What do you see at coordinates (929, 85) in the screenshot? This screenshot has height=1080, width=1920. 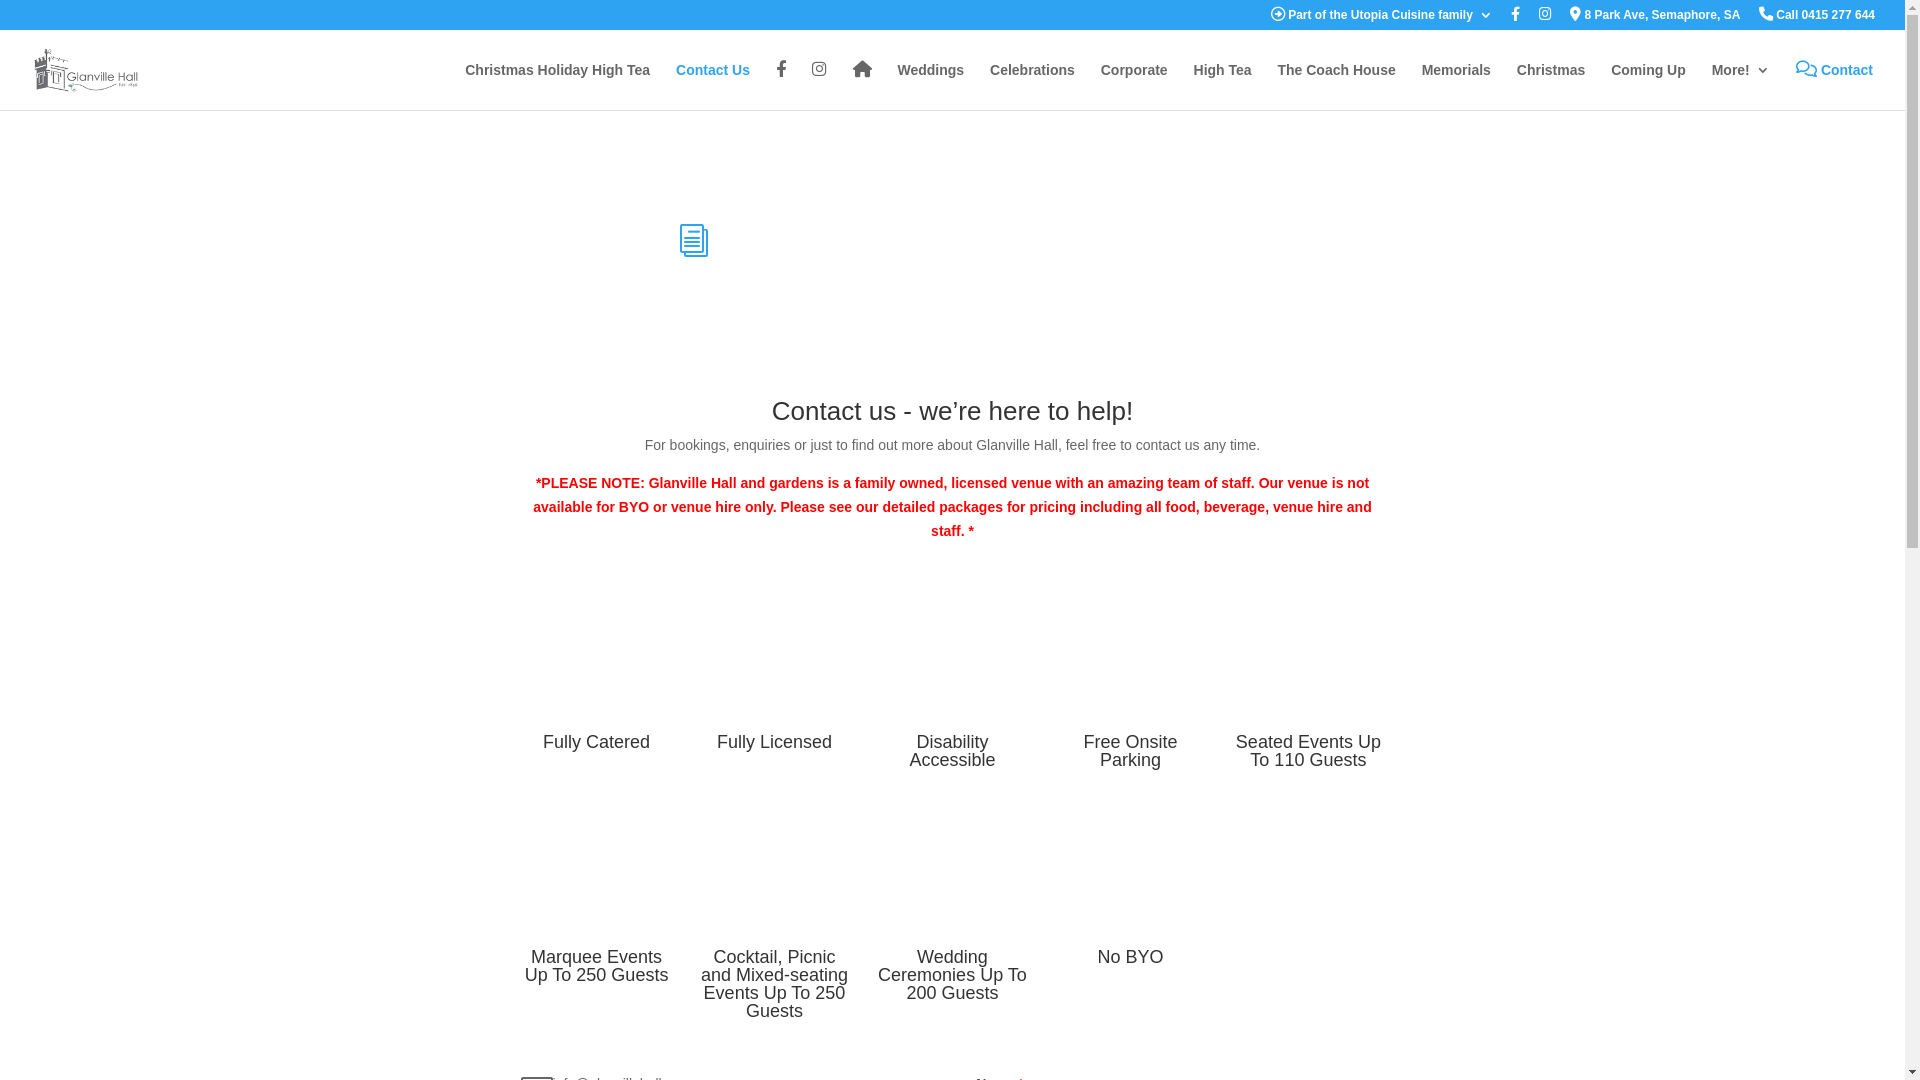 I see `'Weddings'` at bounding box center [929, 85].